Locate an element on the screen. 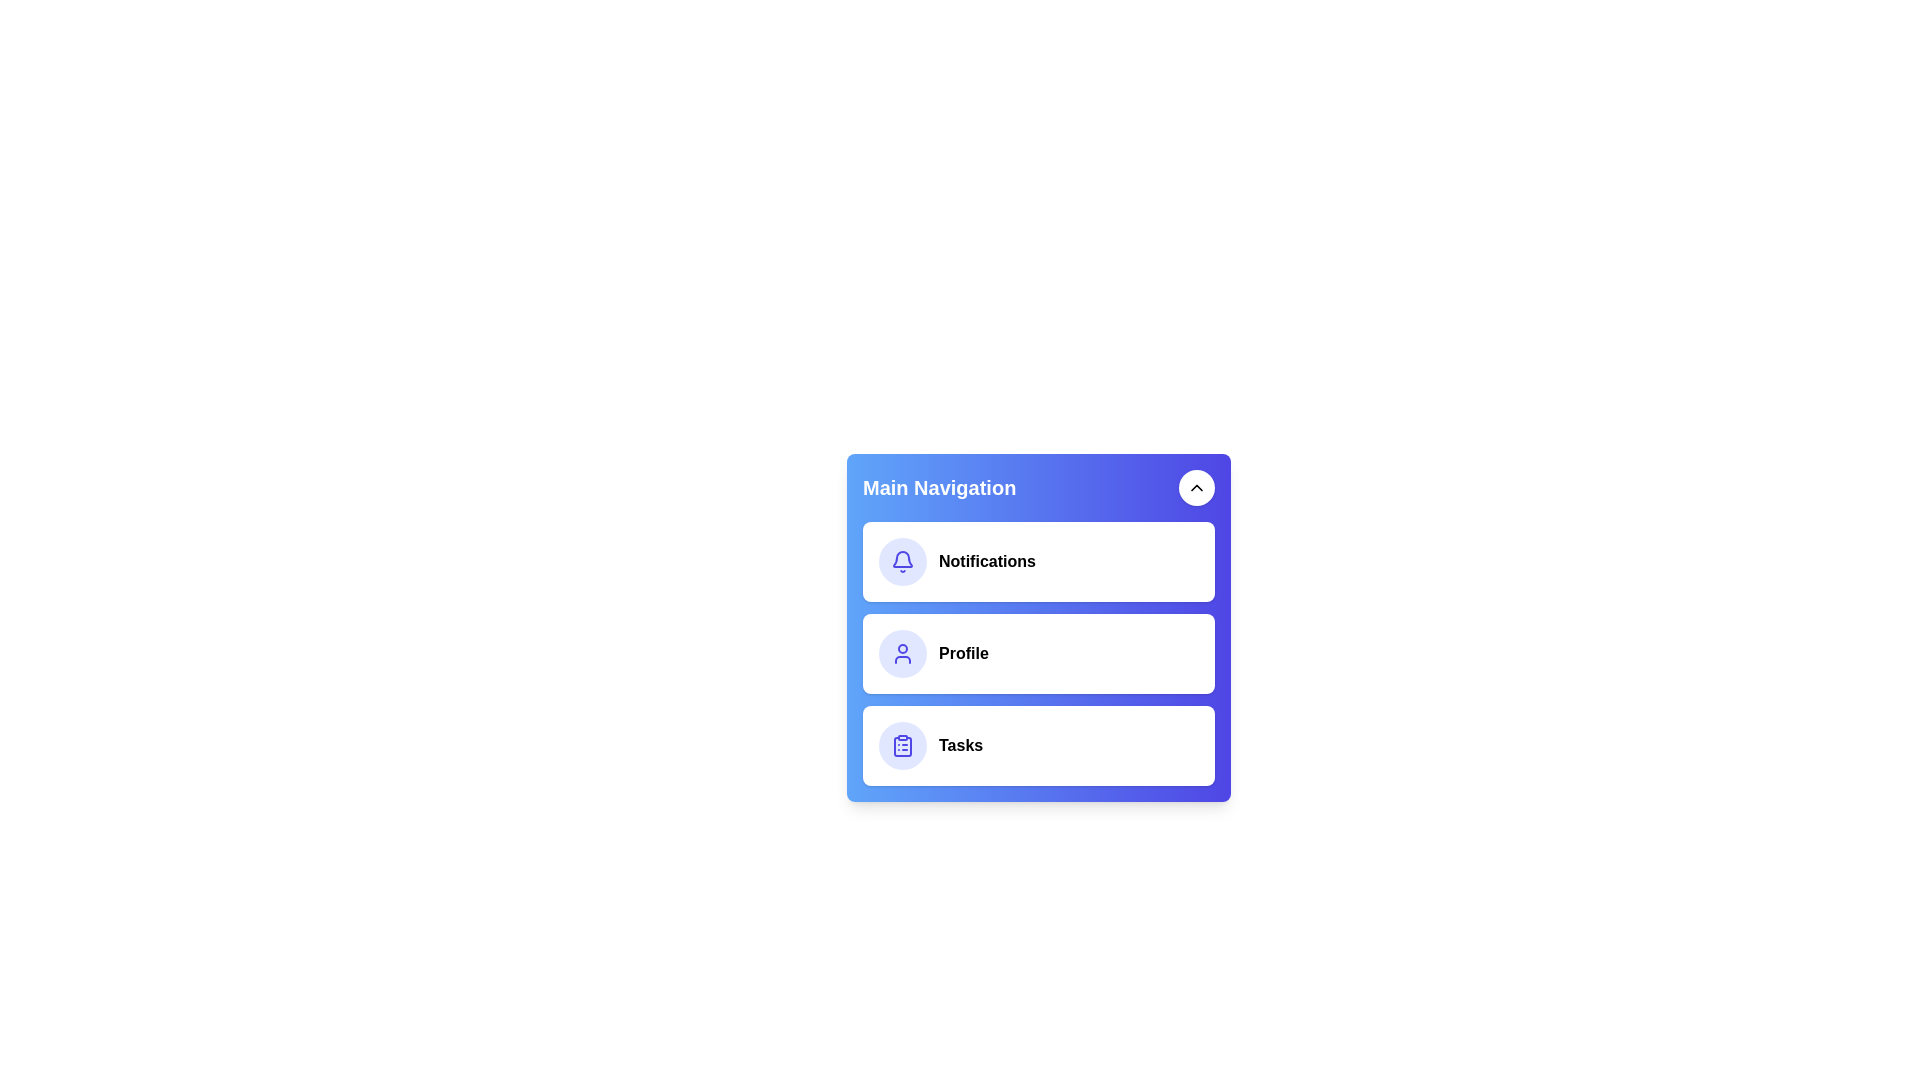 The image size is (1920, 1080). the menu item Notifications to perform its associated action is located at coordinates (1038, 562).